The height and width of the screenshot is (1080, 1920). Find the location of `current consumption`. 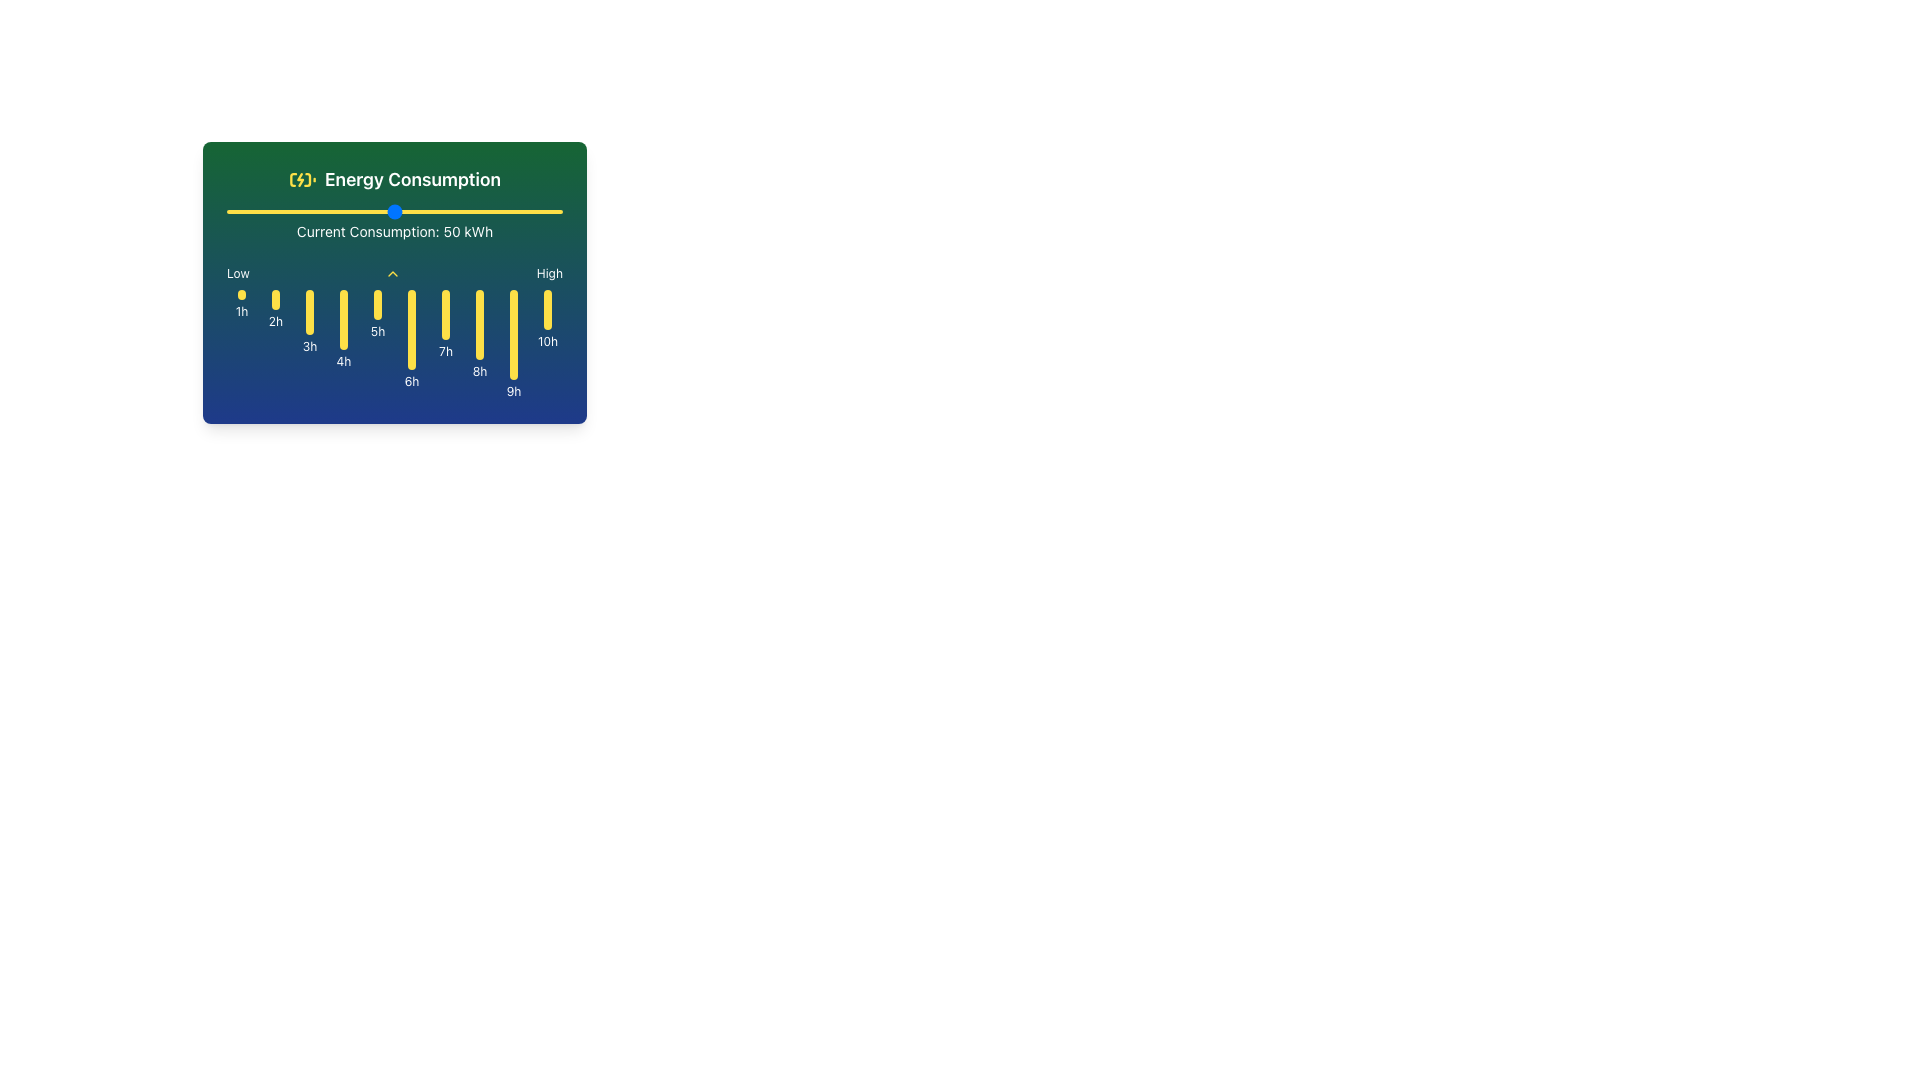

current consumption is located at coordinates (539, 212).